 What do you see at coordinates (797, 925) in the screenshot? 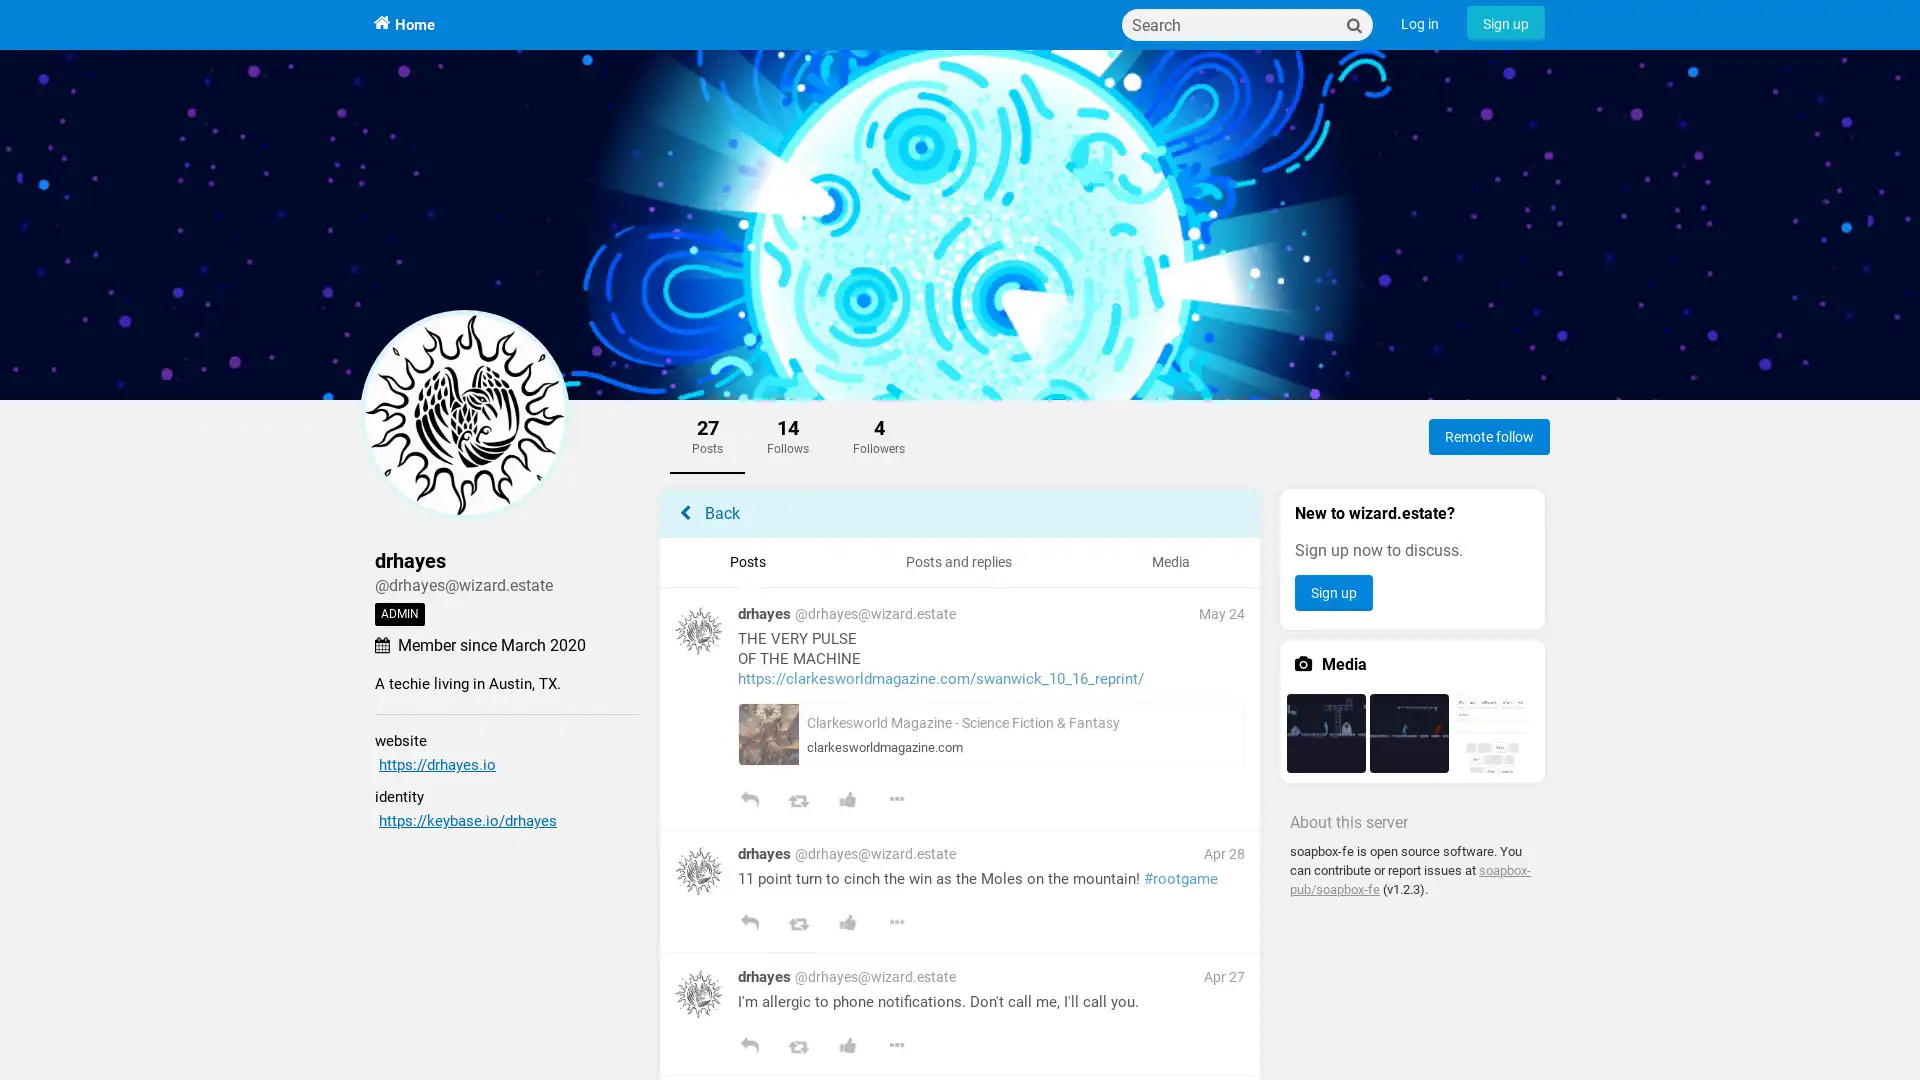
I see `Repost` at bounding box center [797, 925].